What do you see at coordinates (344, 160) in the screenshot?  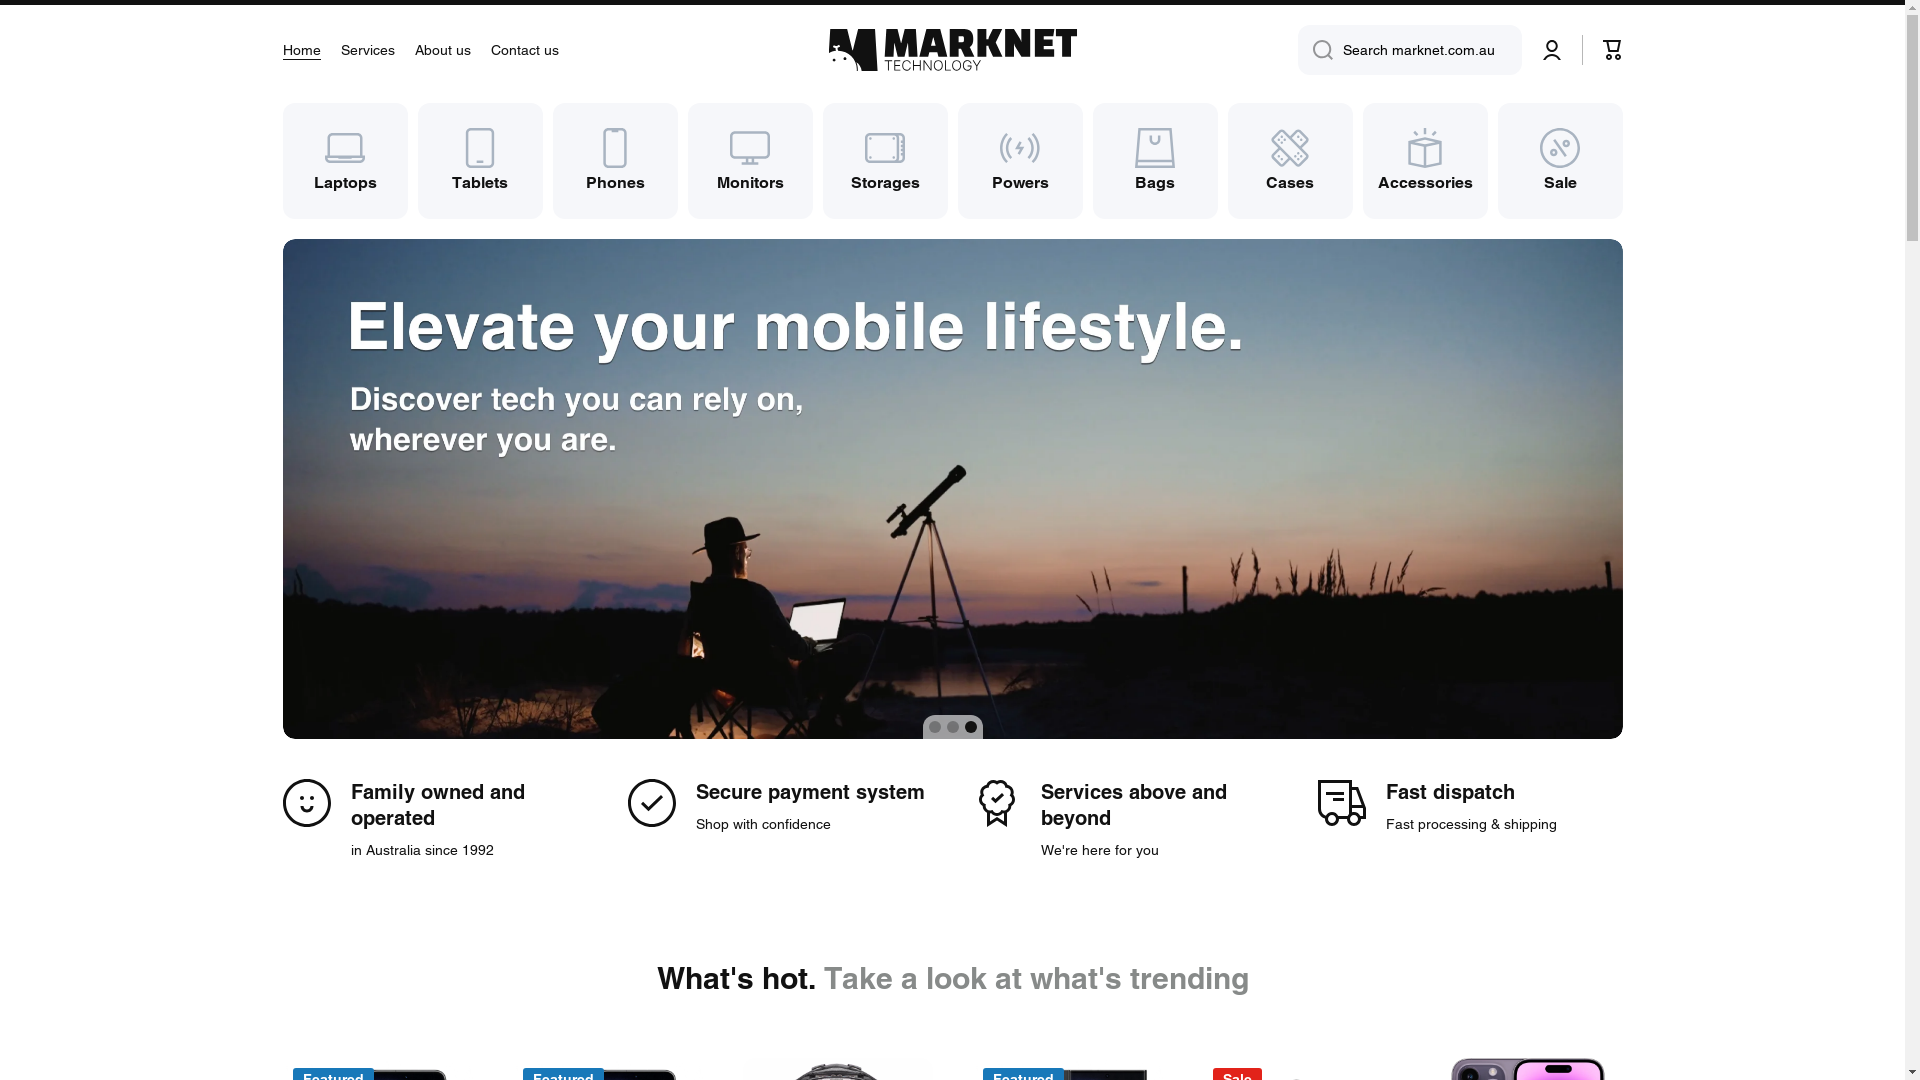 I see `'Laptops'` at bounding box center [344, 160].